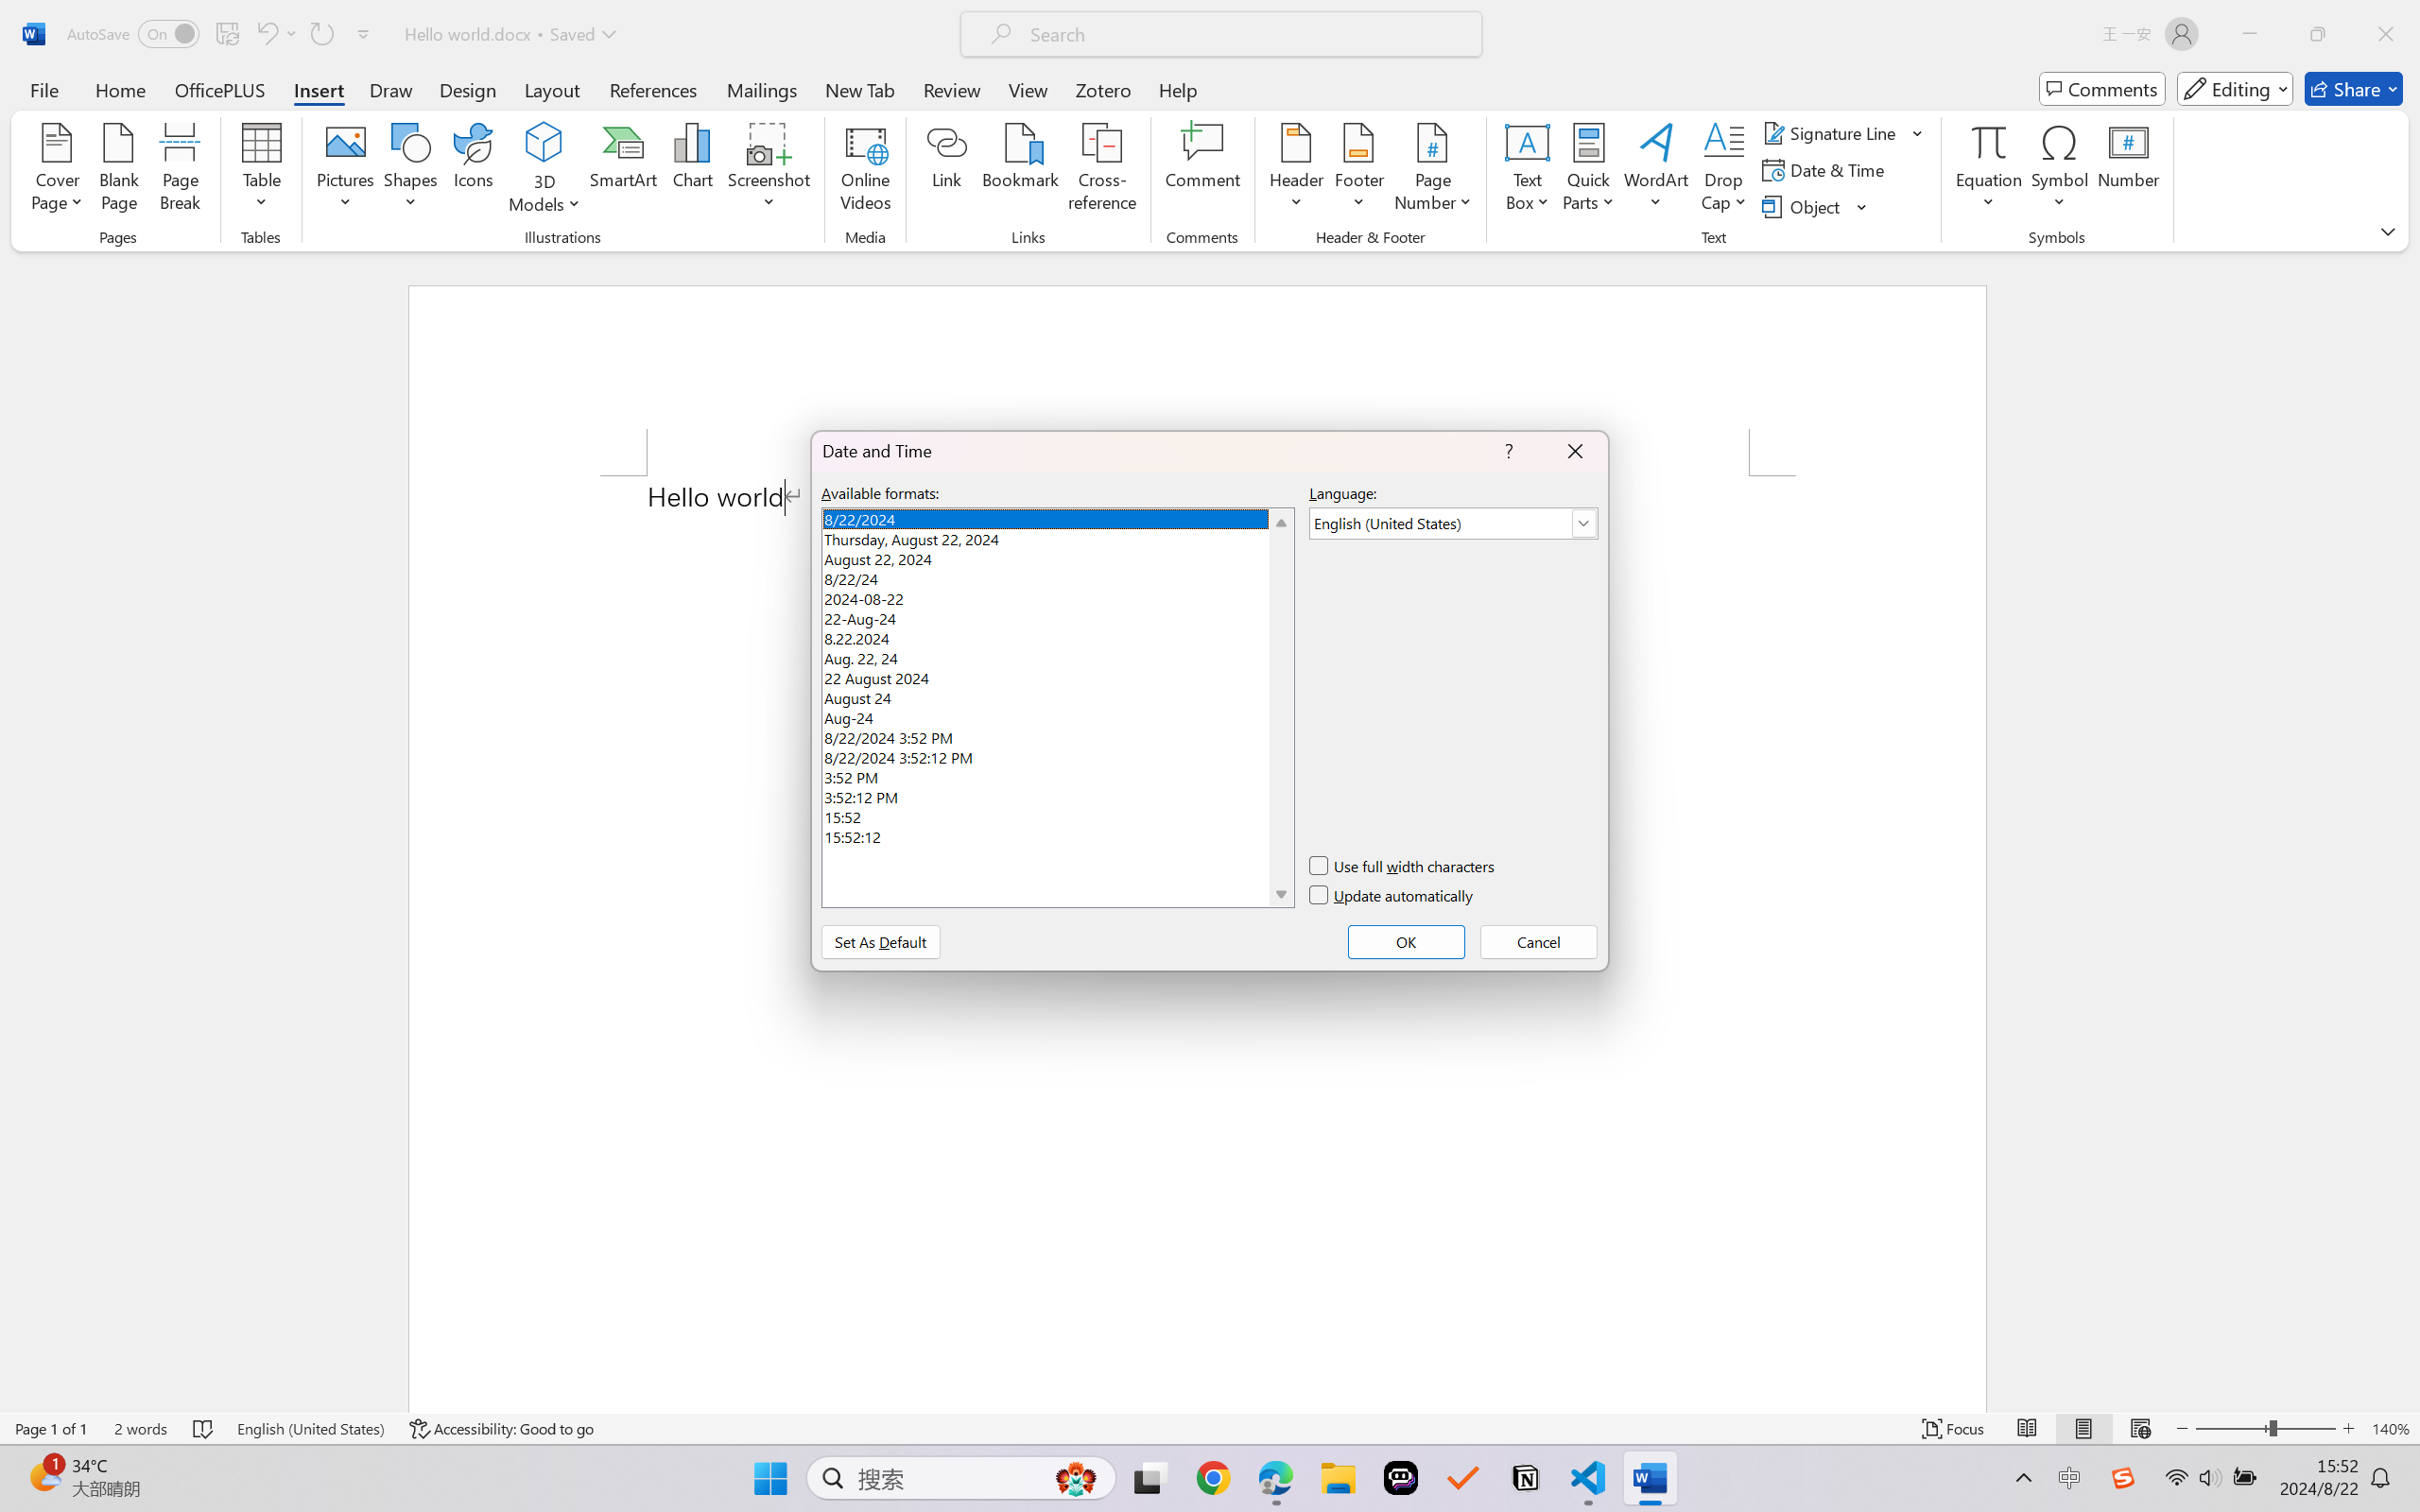 This screenshot has height=1512, width=2420. I want to click on 'Pictures', so click(346, 170).